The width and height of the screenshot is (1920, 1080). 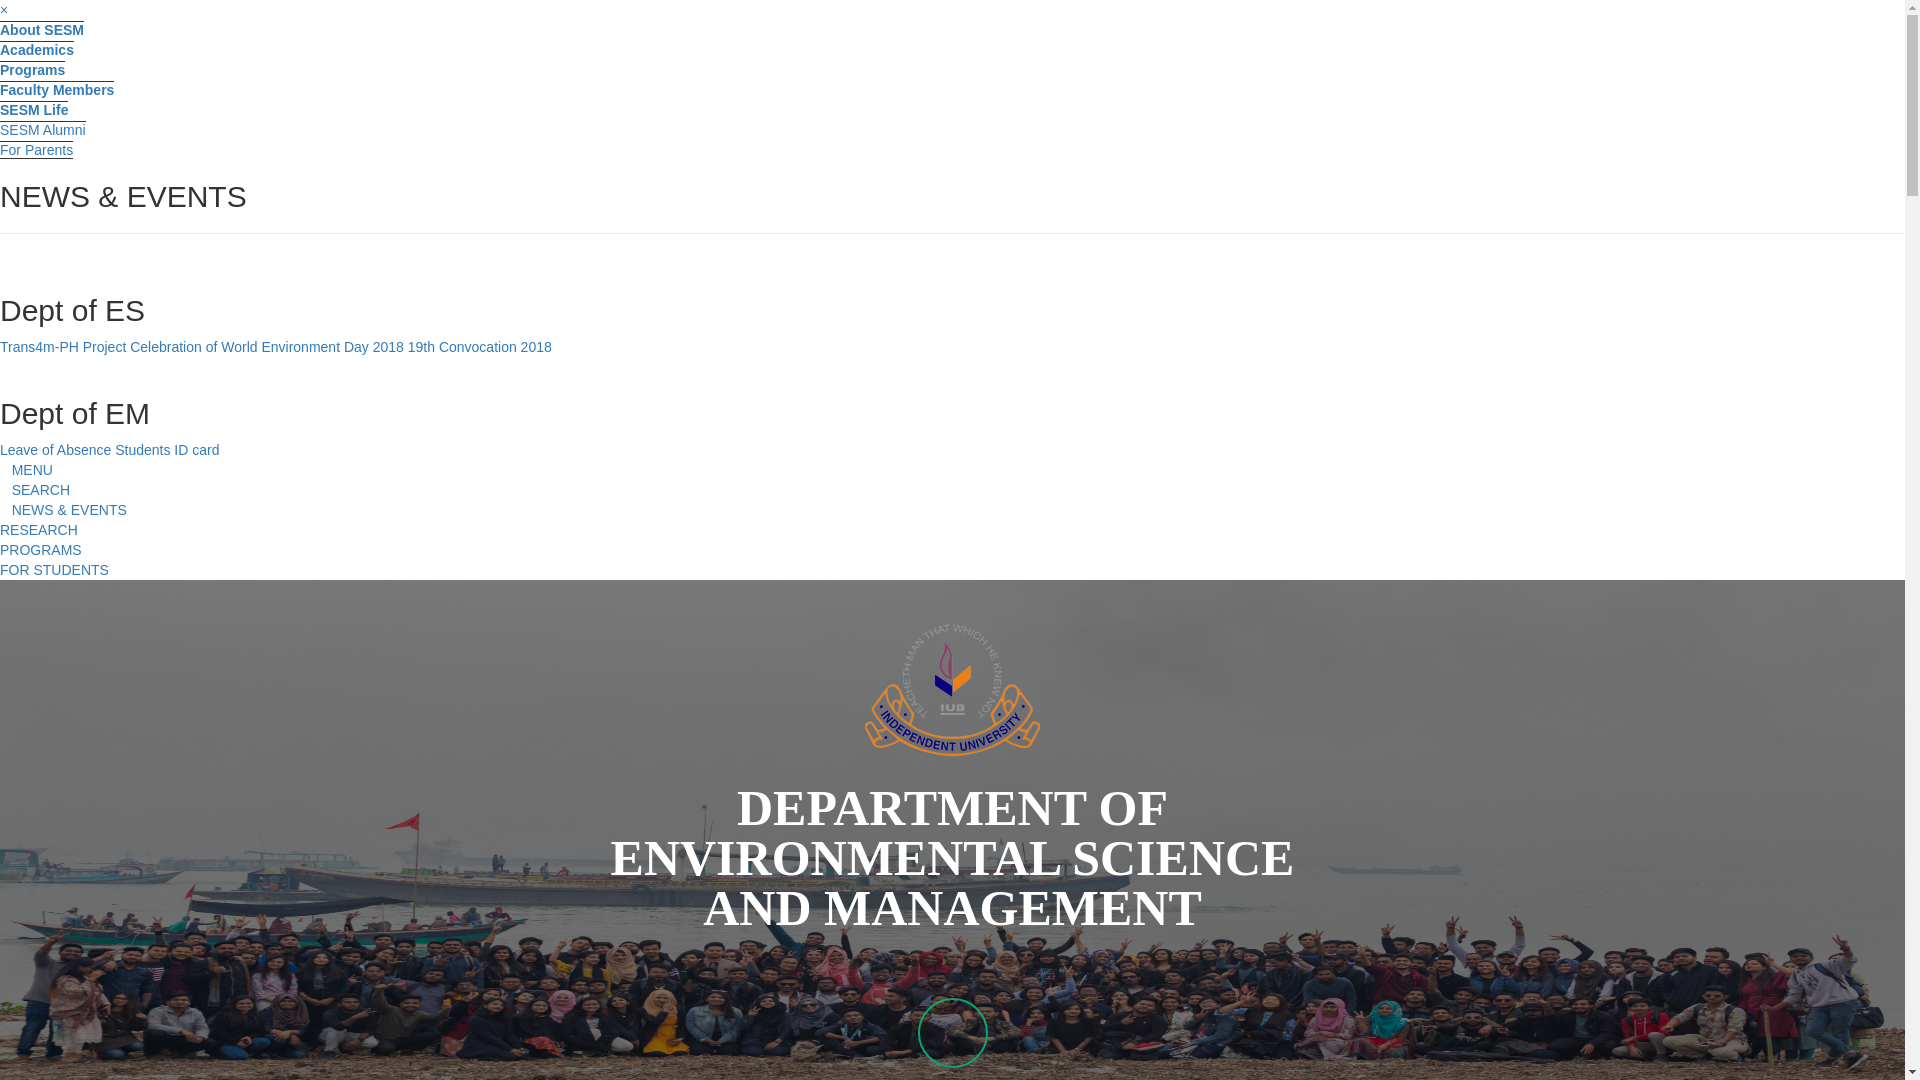 What do you see at coordinates (55, 450) in the screenshot?
I see `'Leave of Absence'` at bounding box center [55, 450].